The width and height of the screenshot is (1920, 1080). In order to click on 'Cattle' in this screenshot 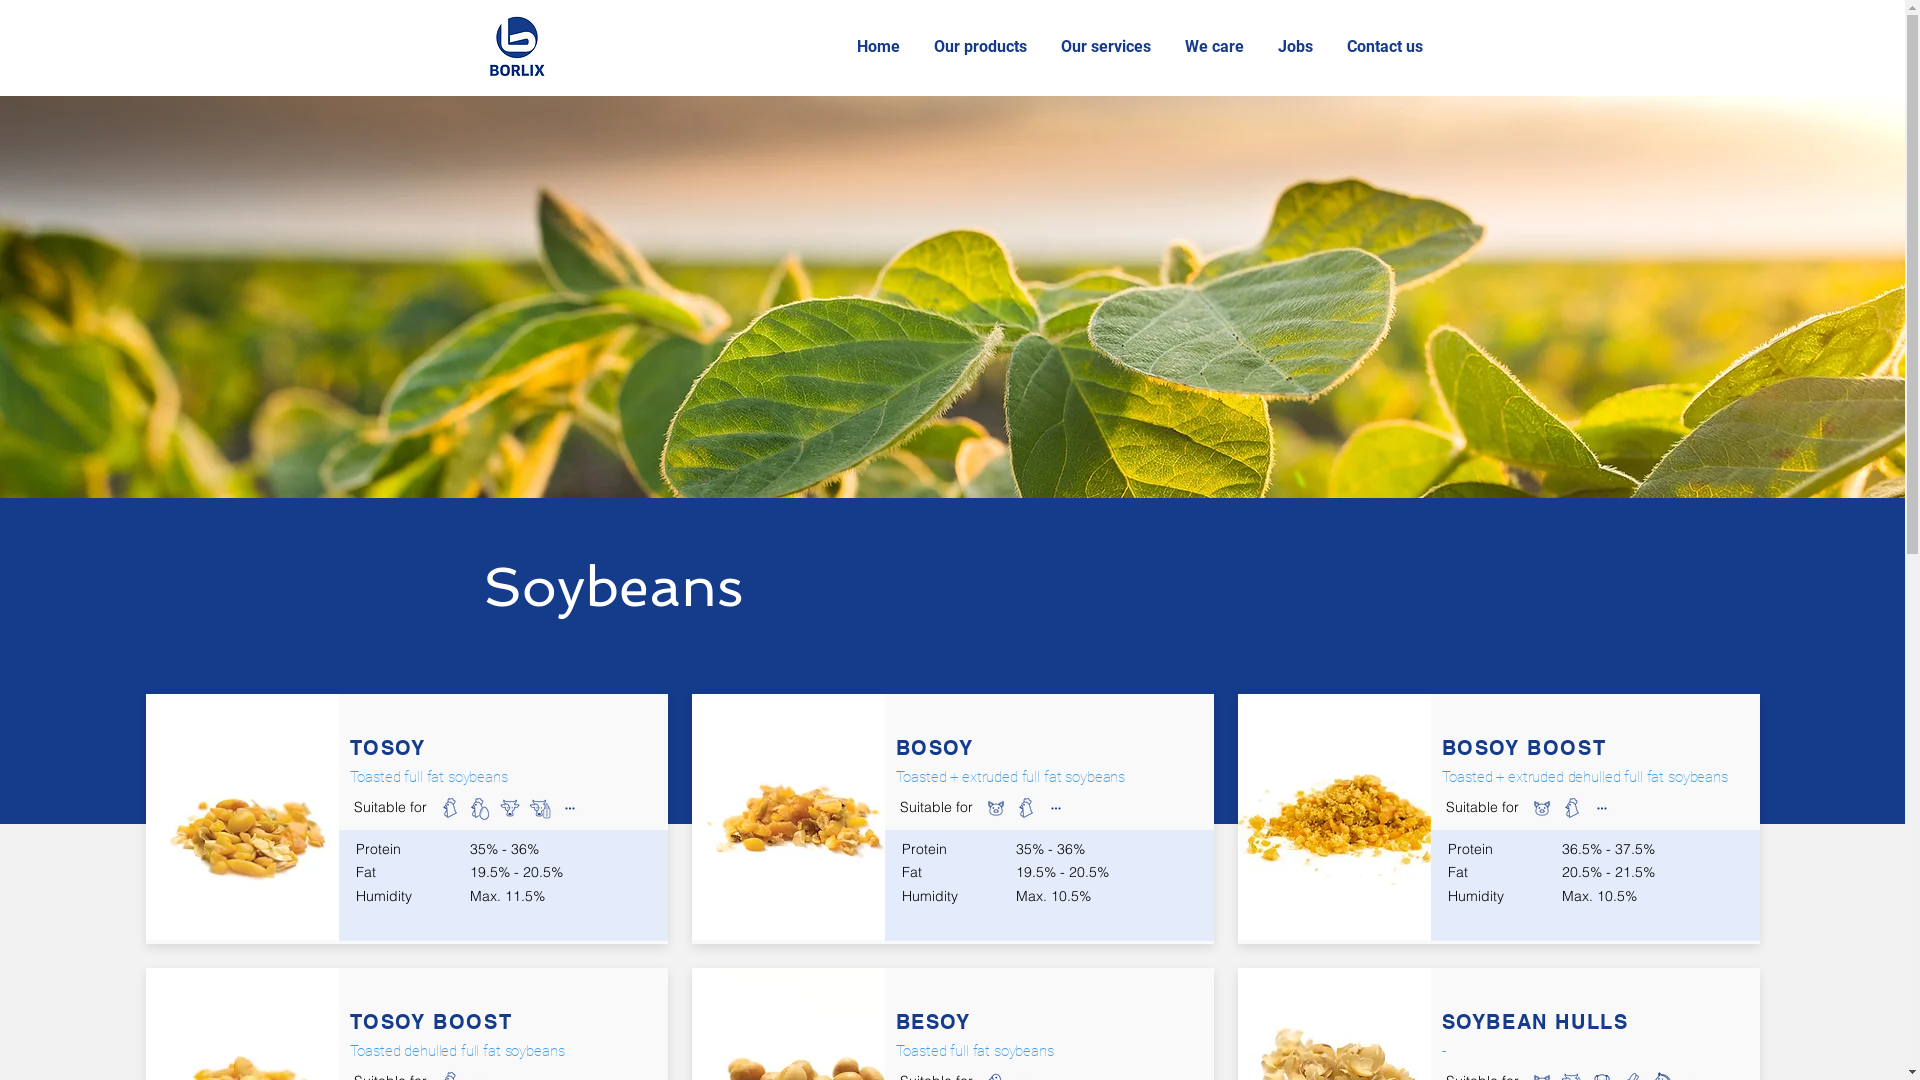, I will do `click(508, 805)`.